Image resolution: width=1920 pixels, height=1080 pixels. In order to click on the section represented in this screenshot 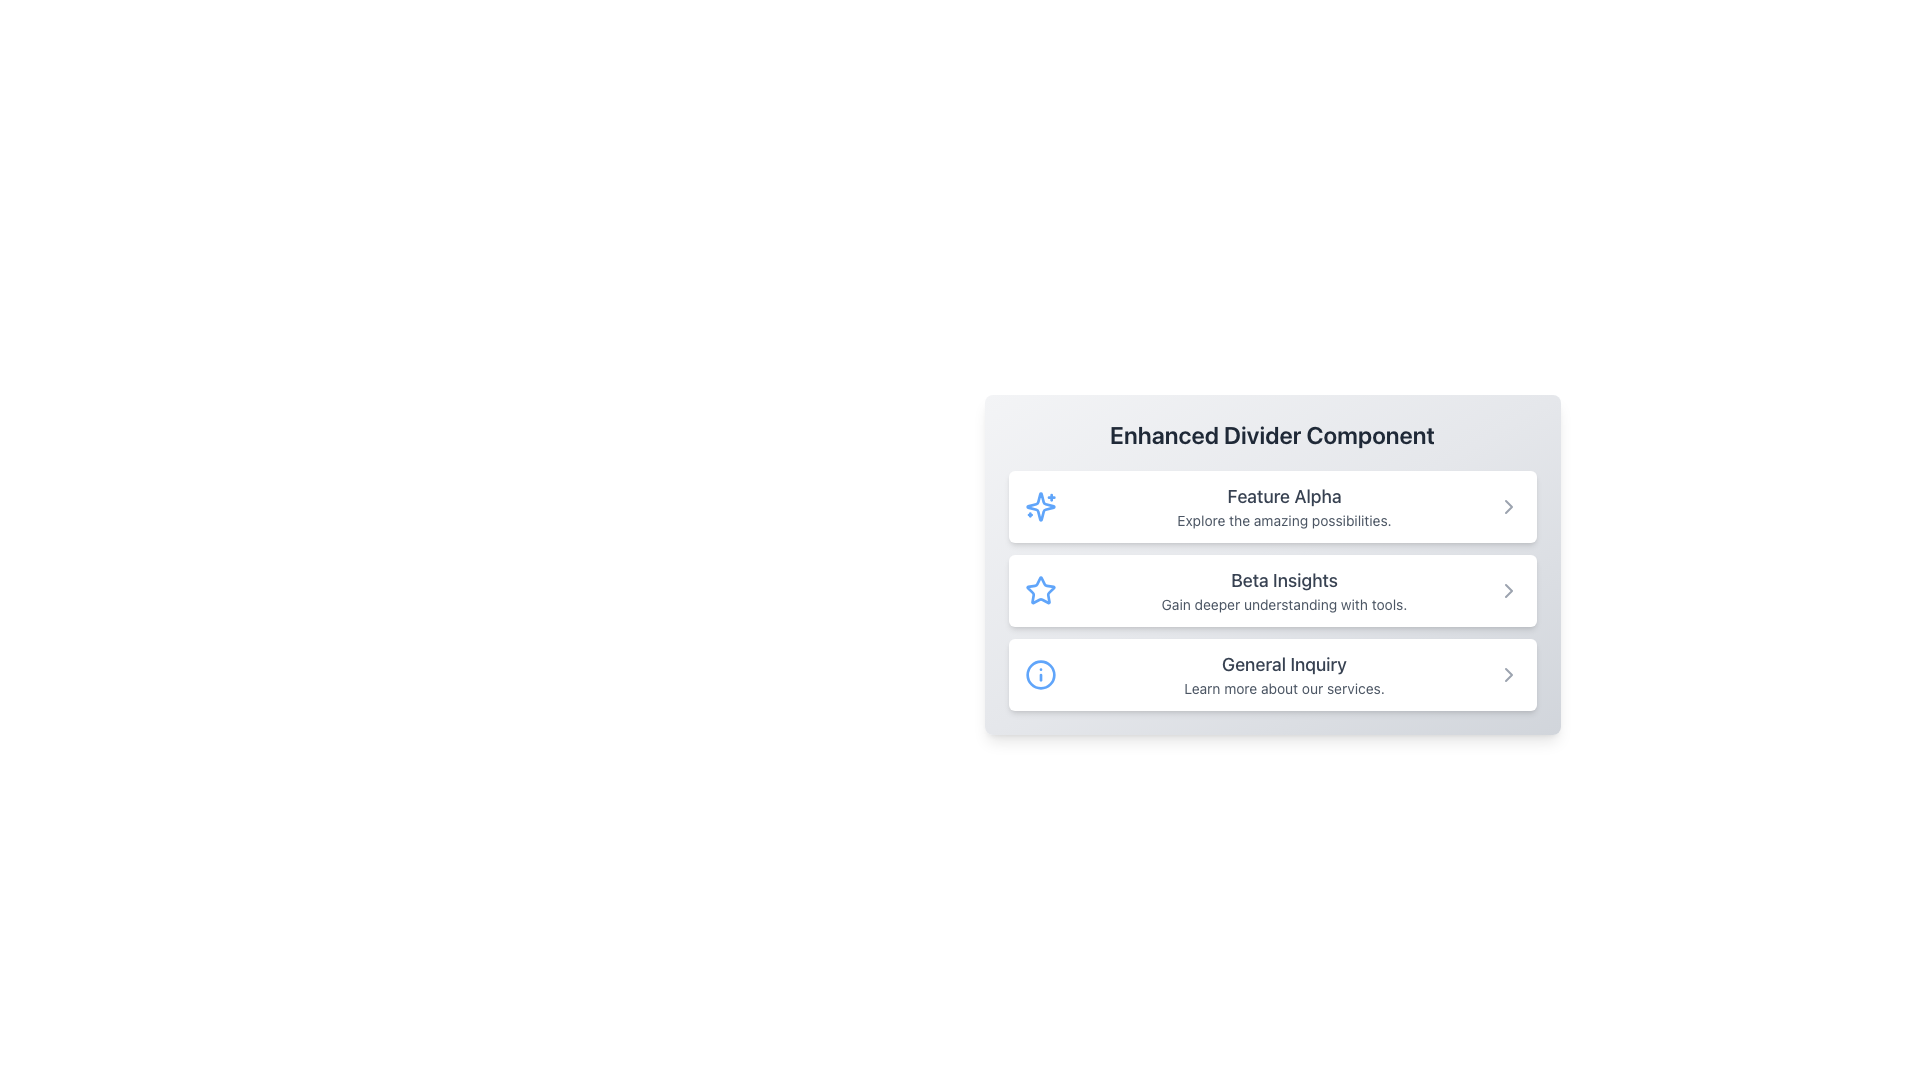, I will do `click(1040, 505)`.